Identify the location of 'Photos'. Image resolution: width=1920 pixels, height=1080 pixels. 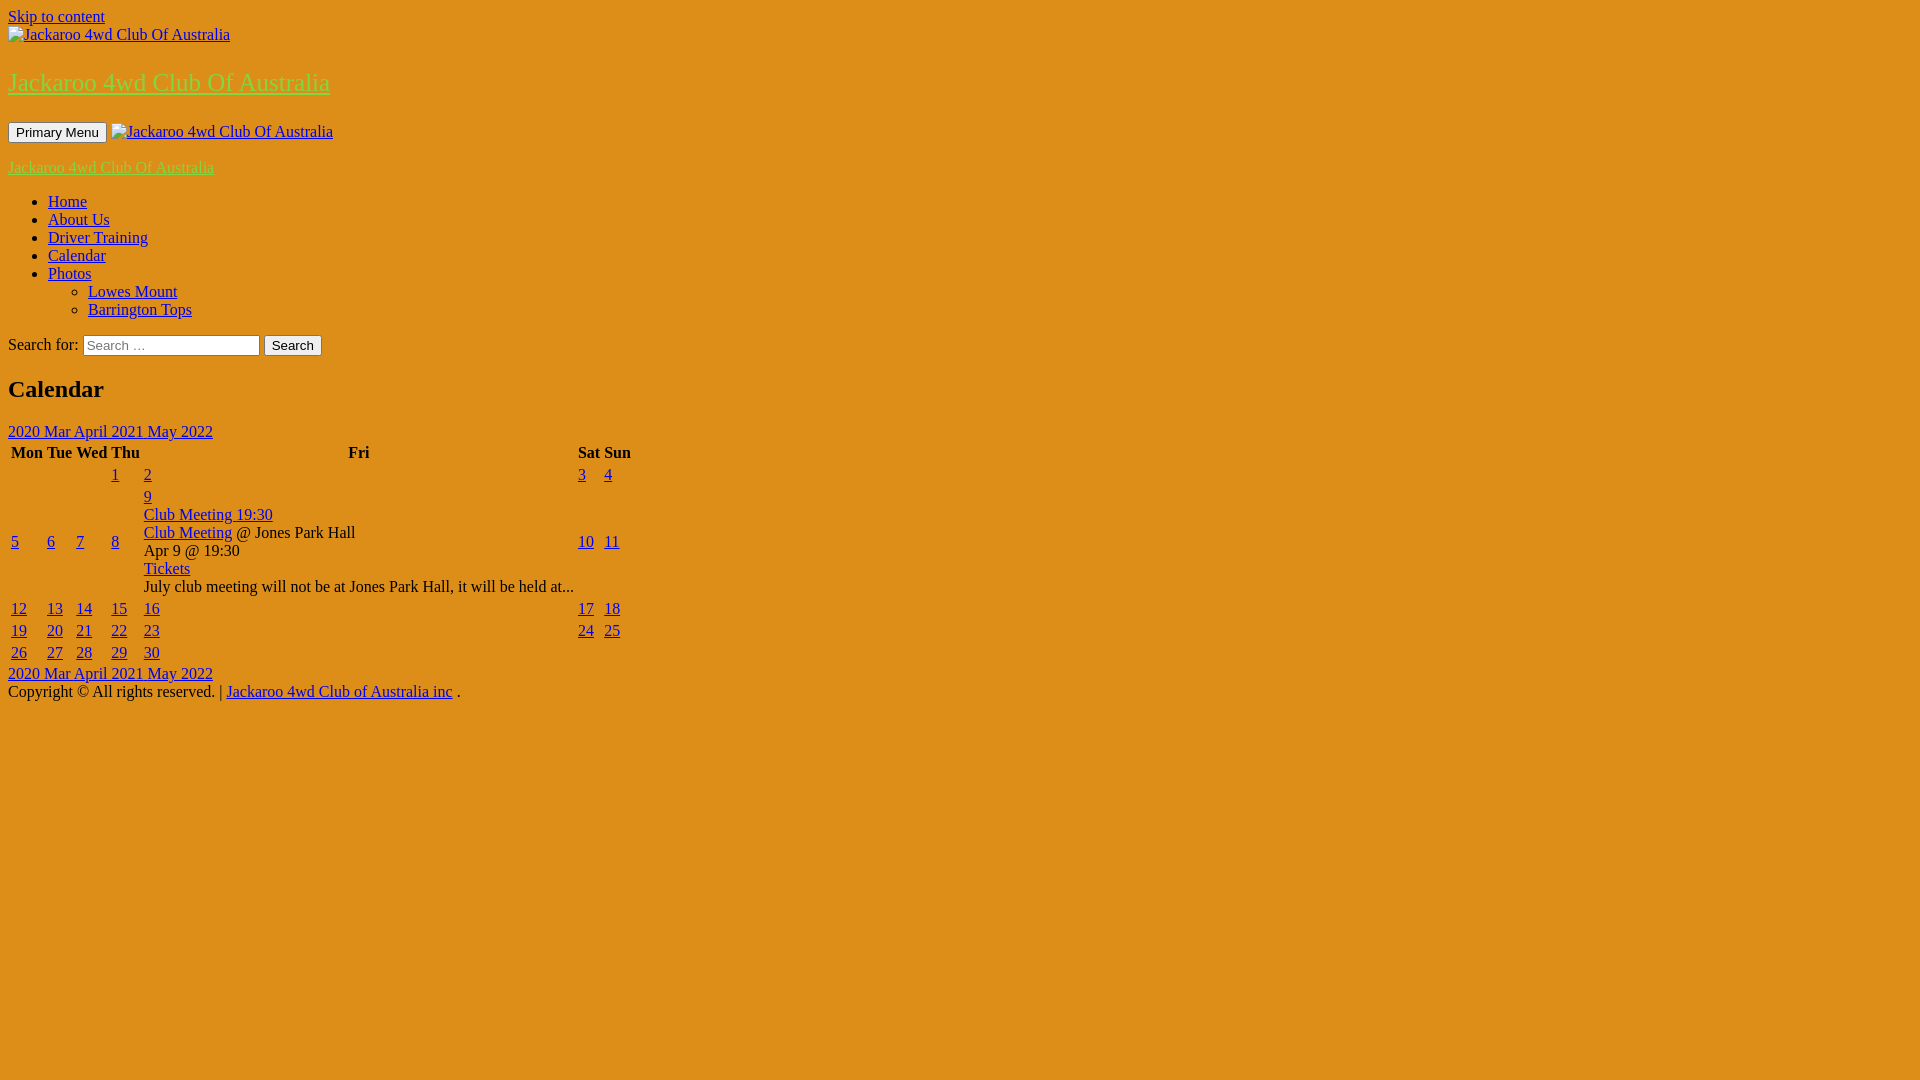
(70, 273).